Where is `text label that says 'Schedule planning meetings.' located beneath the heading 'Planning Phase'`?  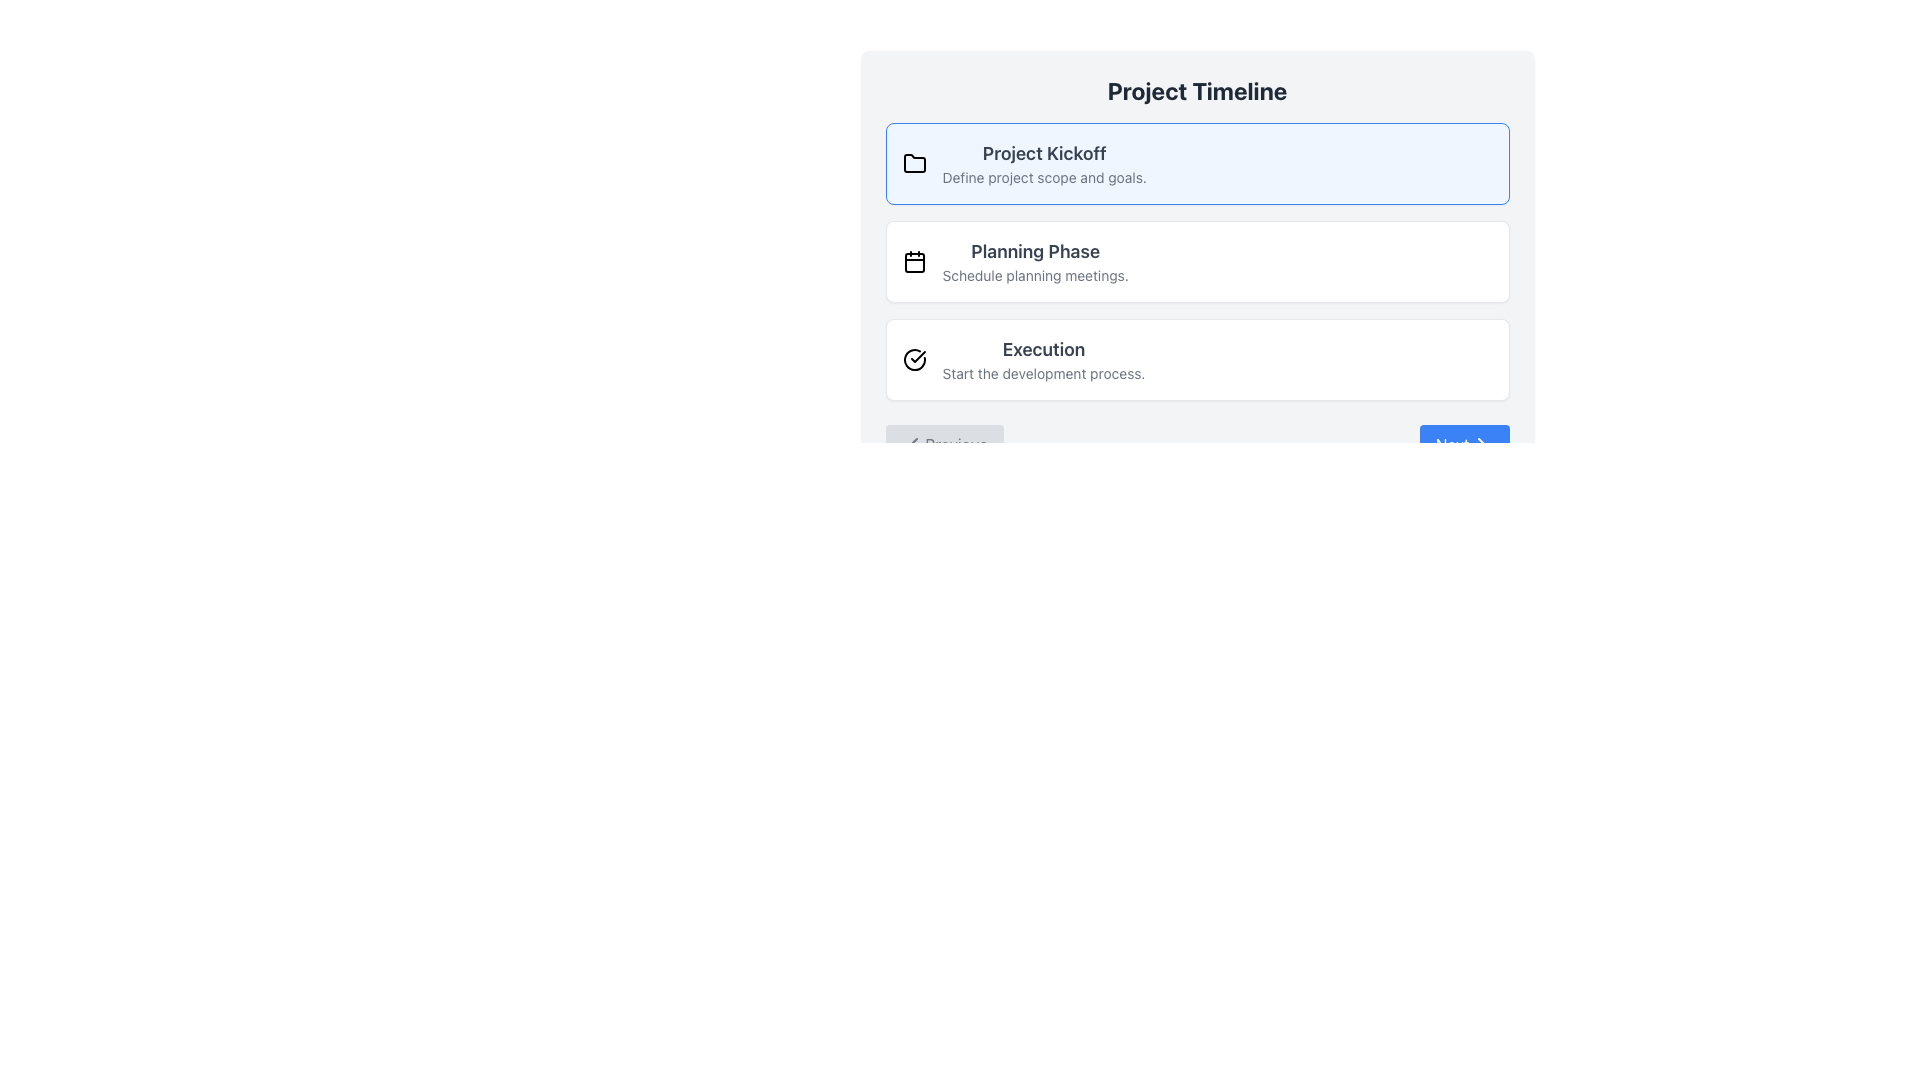
text label that says 'Schedule planning meetings.' located beneath the heading 'Planning Phase' is located at coordinates (1035, 276).